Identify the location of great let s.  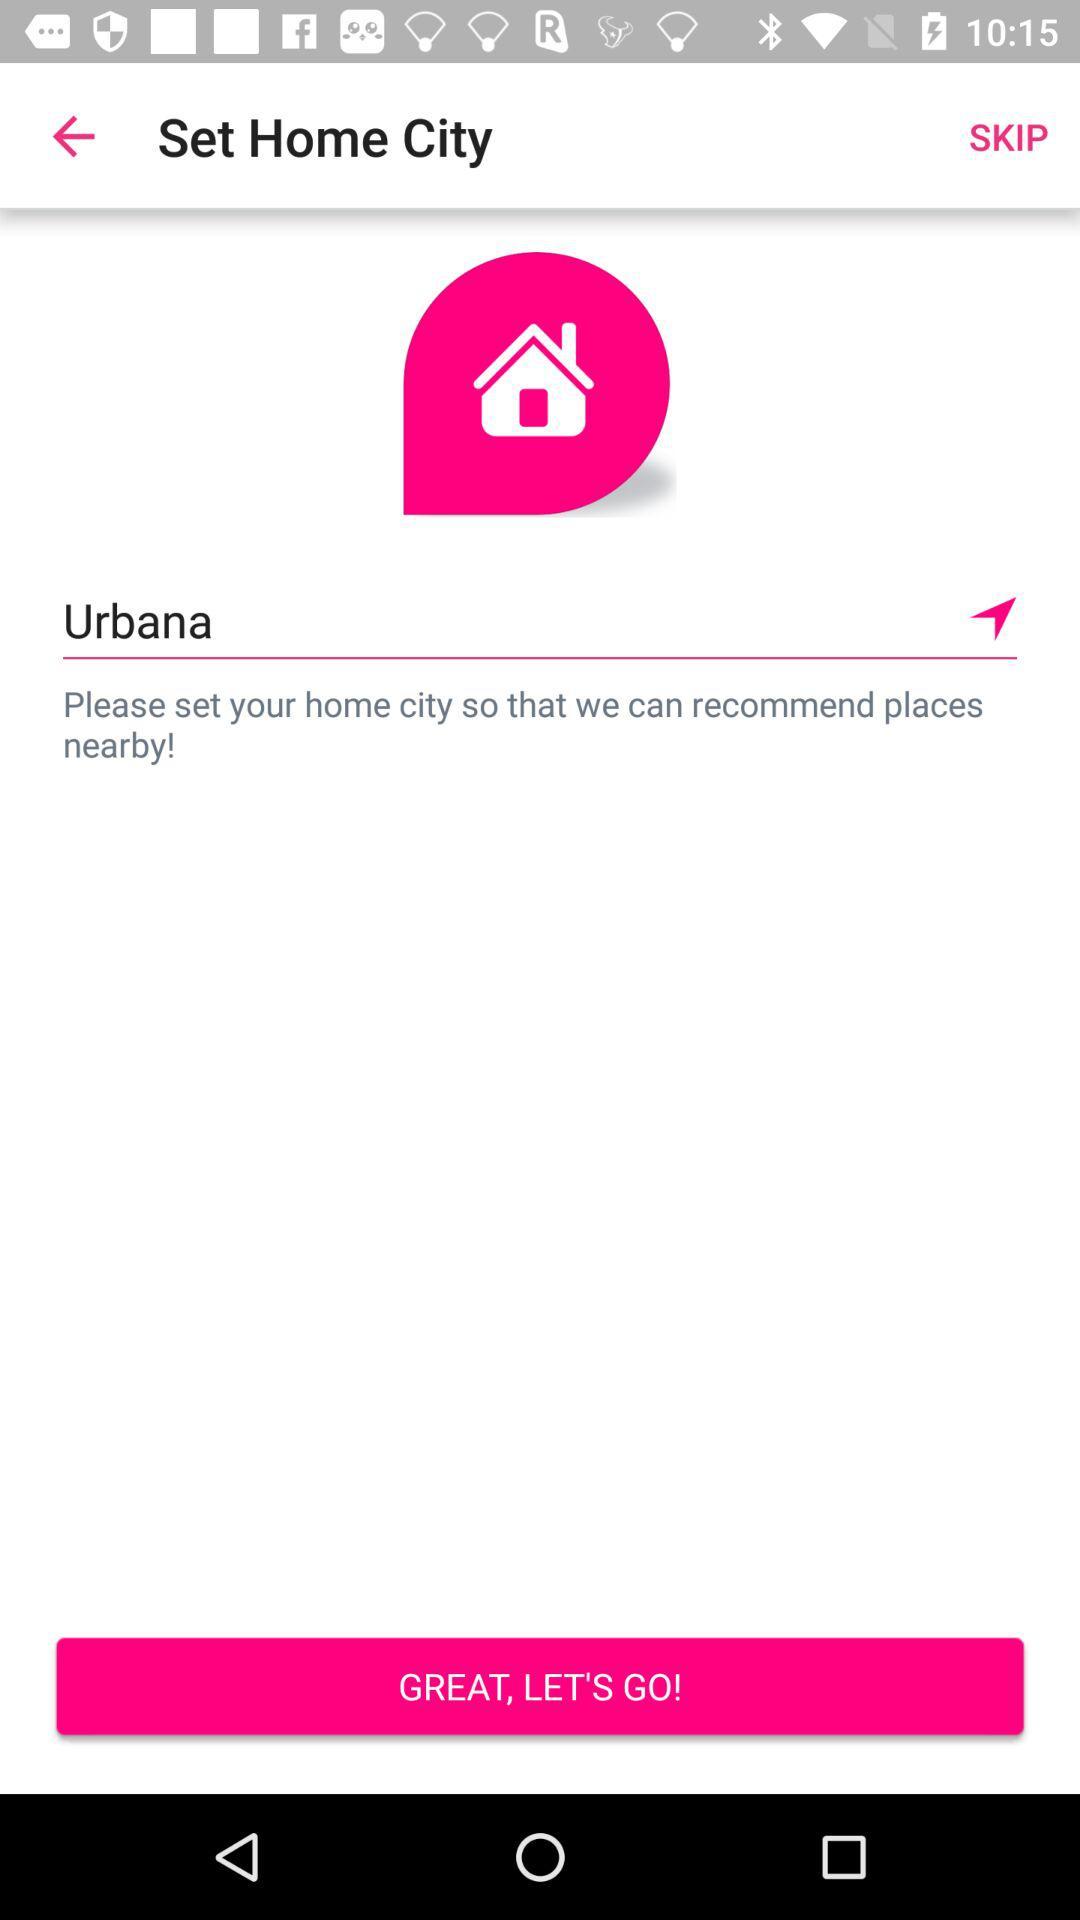
(540, 1688).